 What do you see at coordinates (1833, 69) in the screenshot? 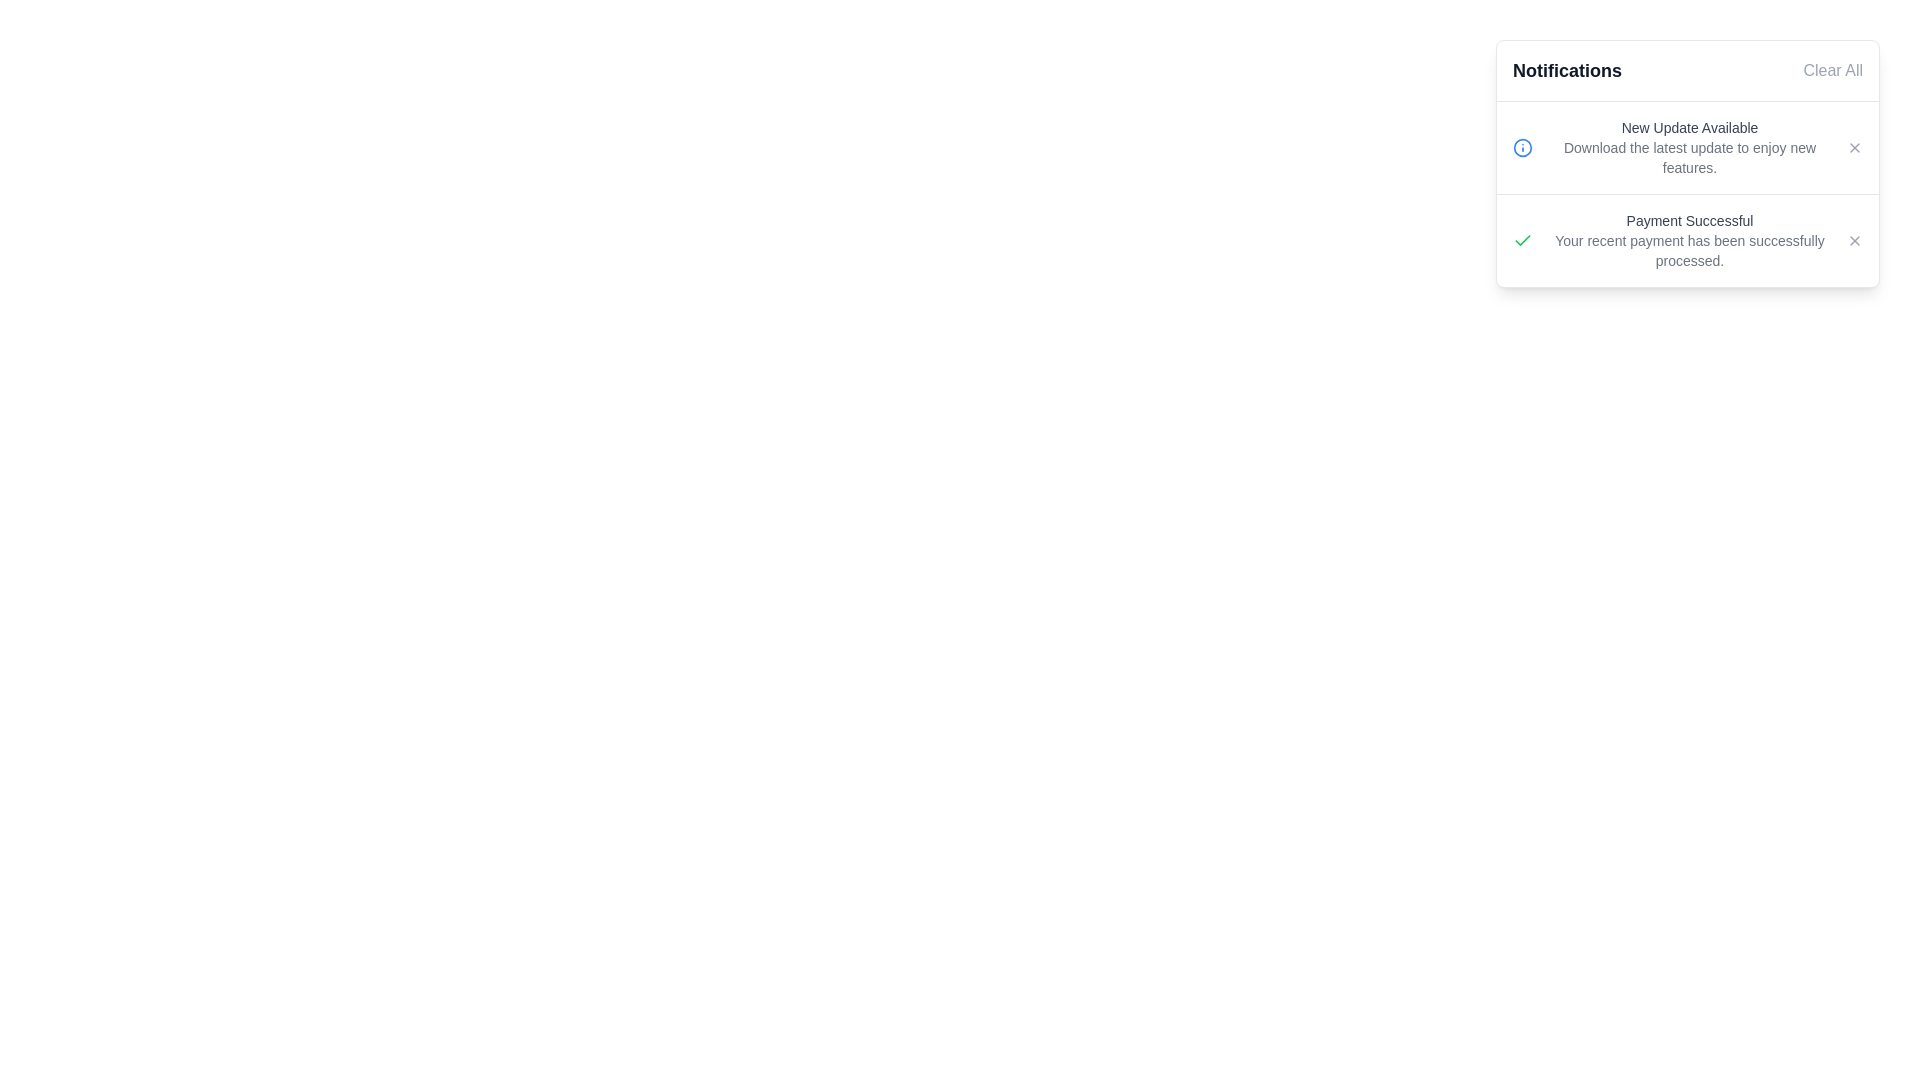
I see `the 'Clear All' button located at the top-right corner of the notification card to change its color to red` at bounding box center [1833, 69].